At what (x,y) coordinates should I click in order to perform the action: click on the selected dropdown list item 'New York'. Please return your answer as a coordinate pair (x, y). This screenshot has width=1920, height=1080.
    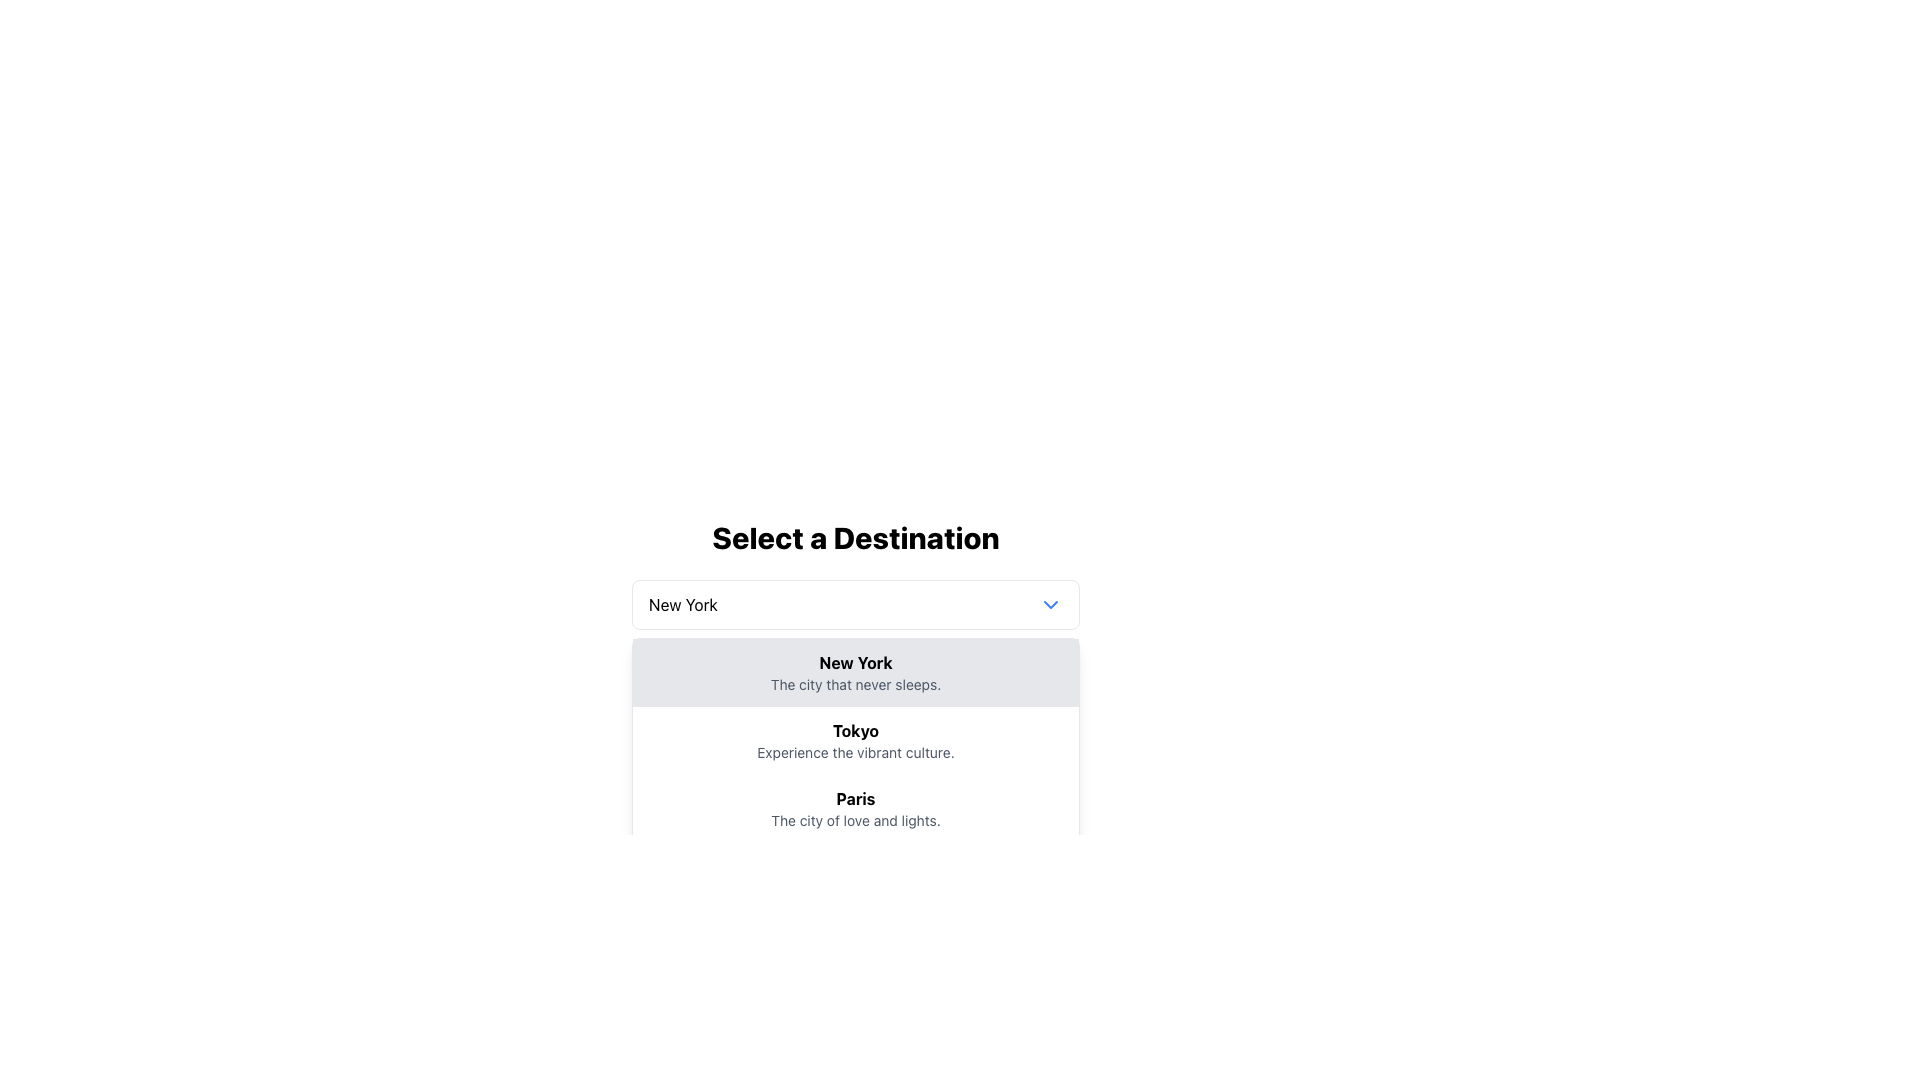
    Looking at the image, I should click on (855, 649).